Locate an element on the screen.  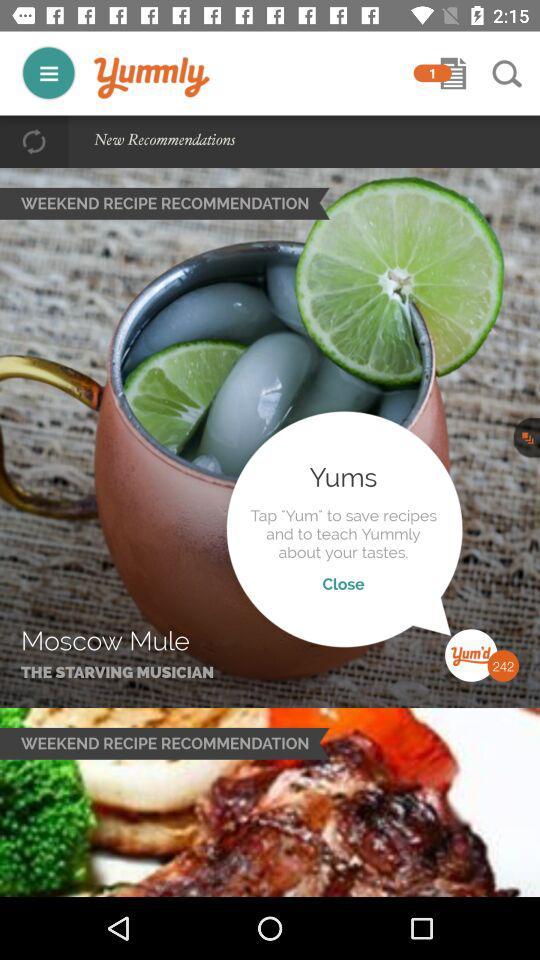
open shopping list is located at coordinates (453, 73).